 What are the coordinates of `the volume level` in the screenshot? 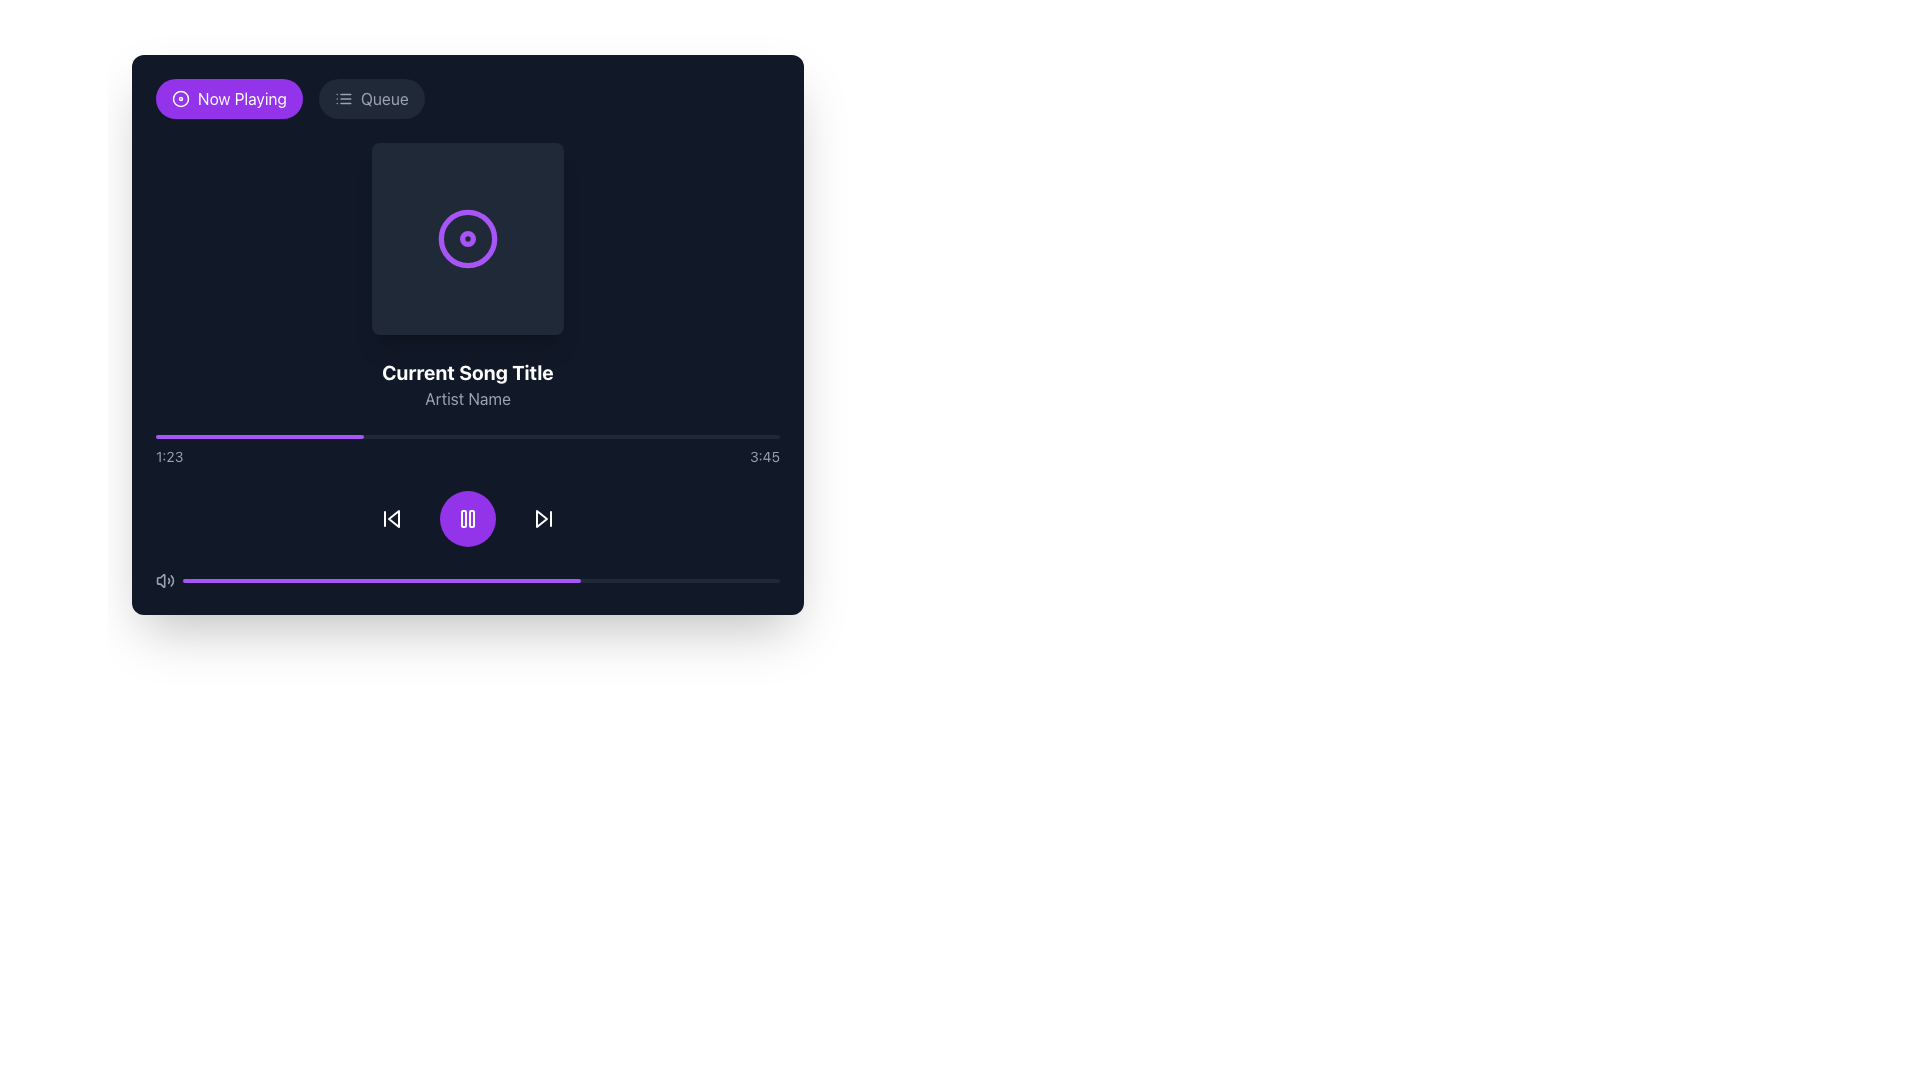 It's located at (206, 581).